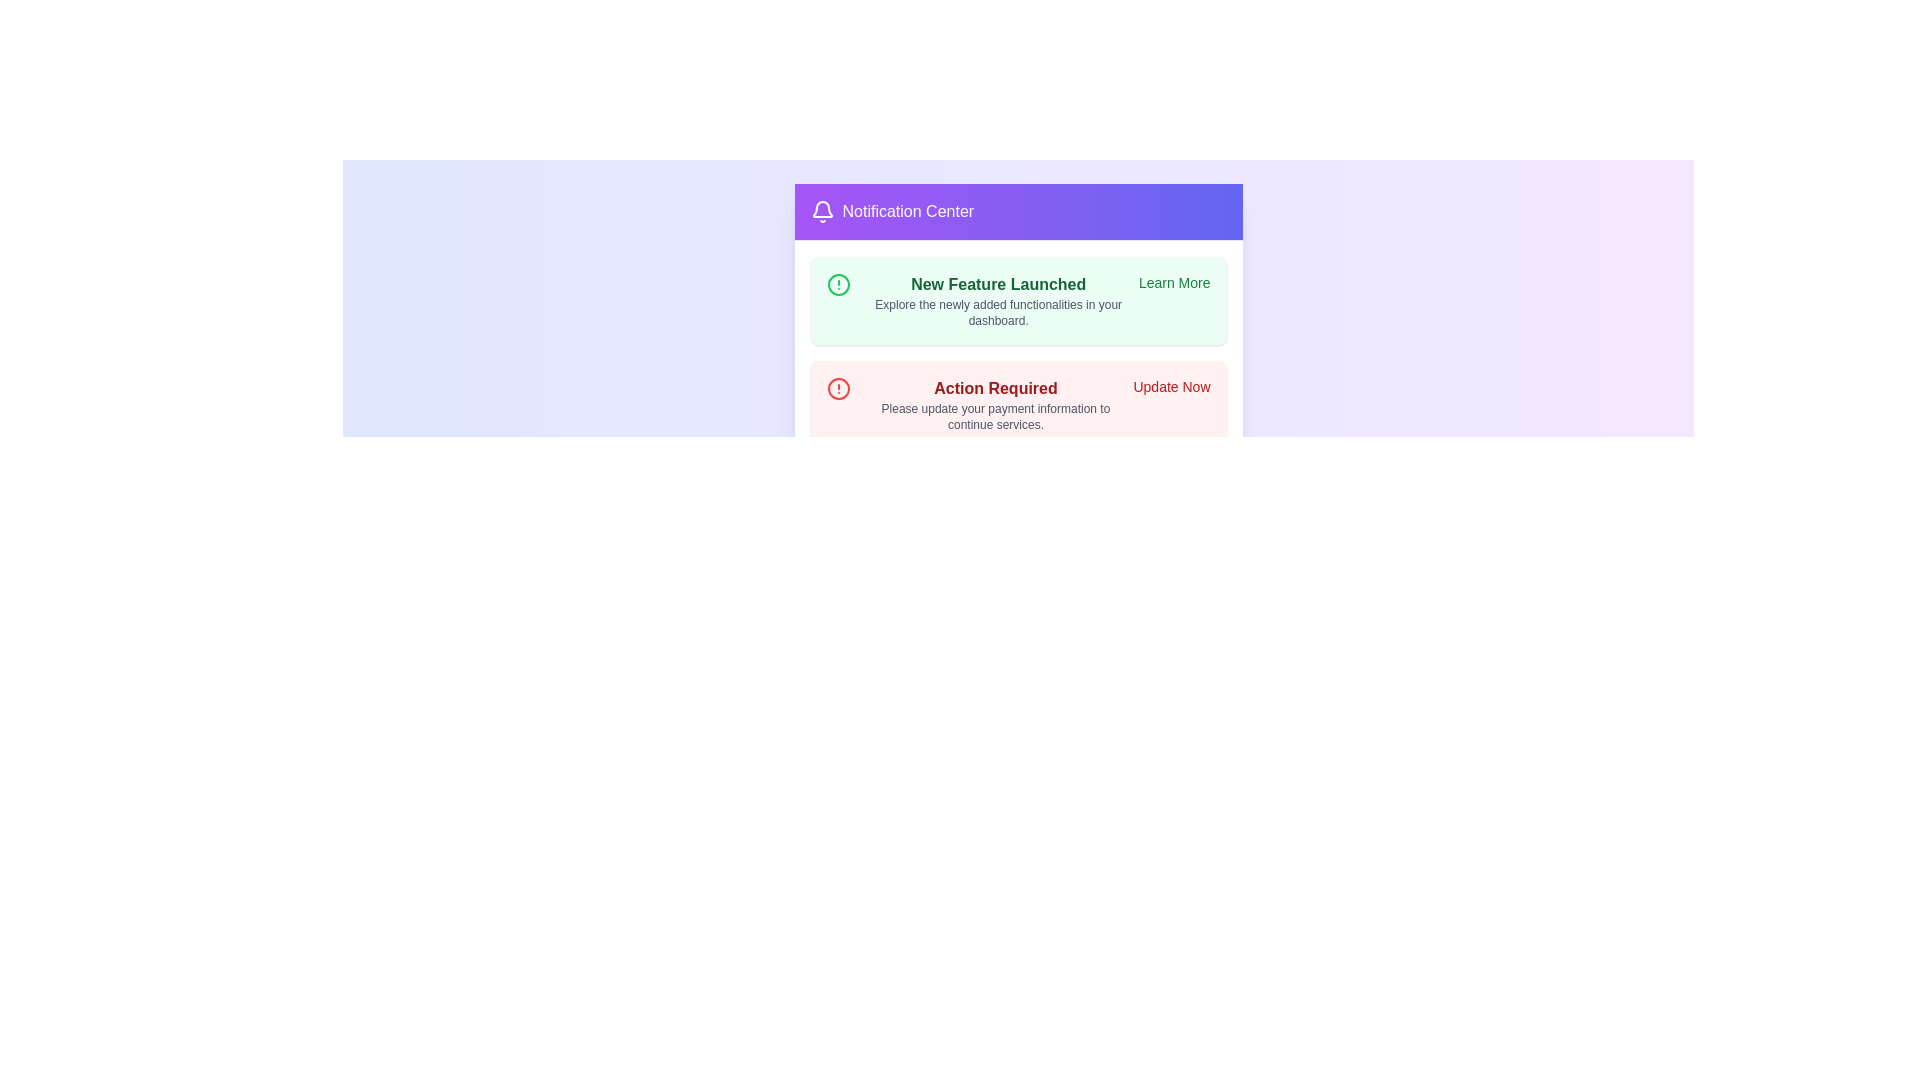 Image resolution: width=1920 pixels, height=1080 pixels. I want to click on the 'Action Required' text block within the red-themed notification card that contains two lines of text, indicating urgency and a request for payment information update, so click(995, 405).